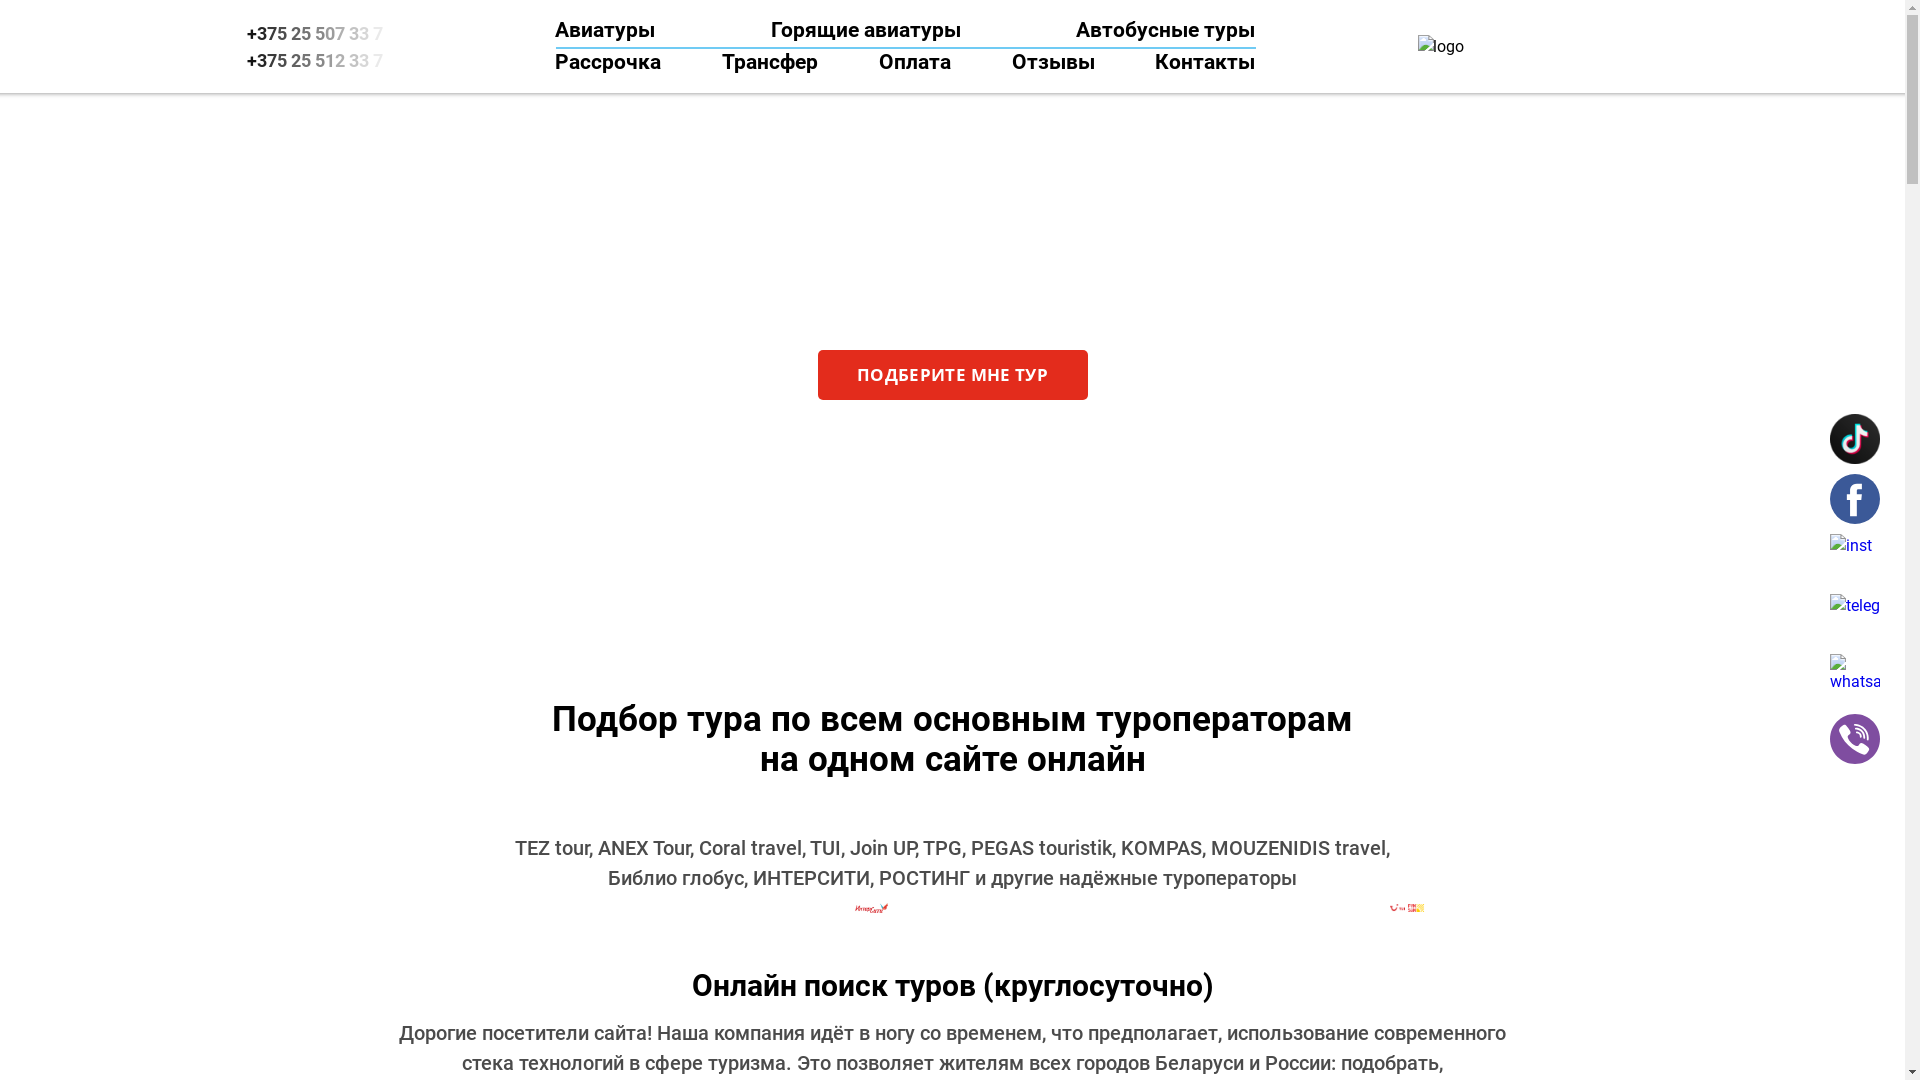 Image resolution: width=1920 pixels, height=1080 pixels. What do you see at coordinates (320, 58) in the screenshot?
I see `'+375 25 512 33 7'` at bounding box center [320, 58].